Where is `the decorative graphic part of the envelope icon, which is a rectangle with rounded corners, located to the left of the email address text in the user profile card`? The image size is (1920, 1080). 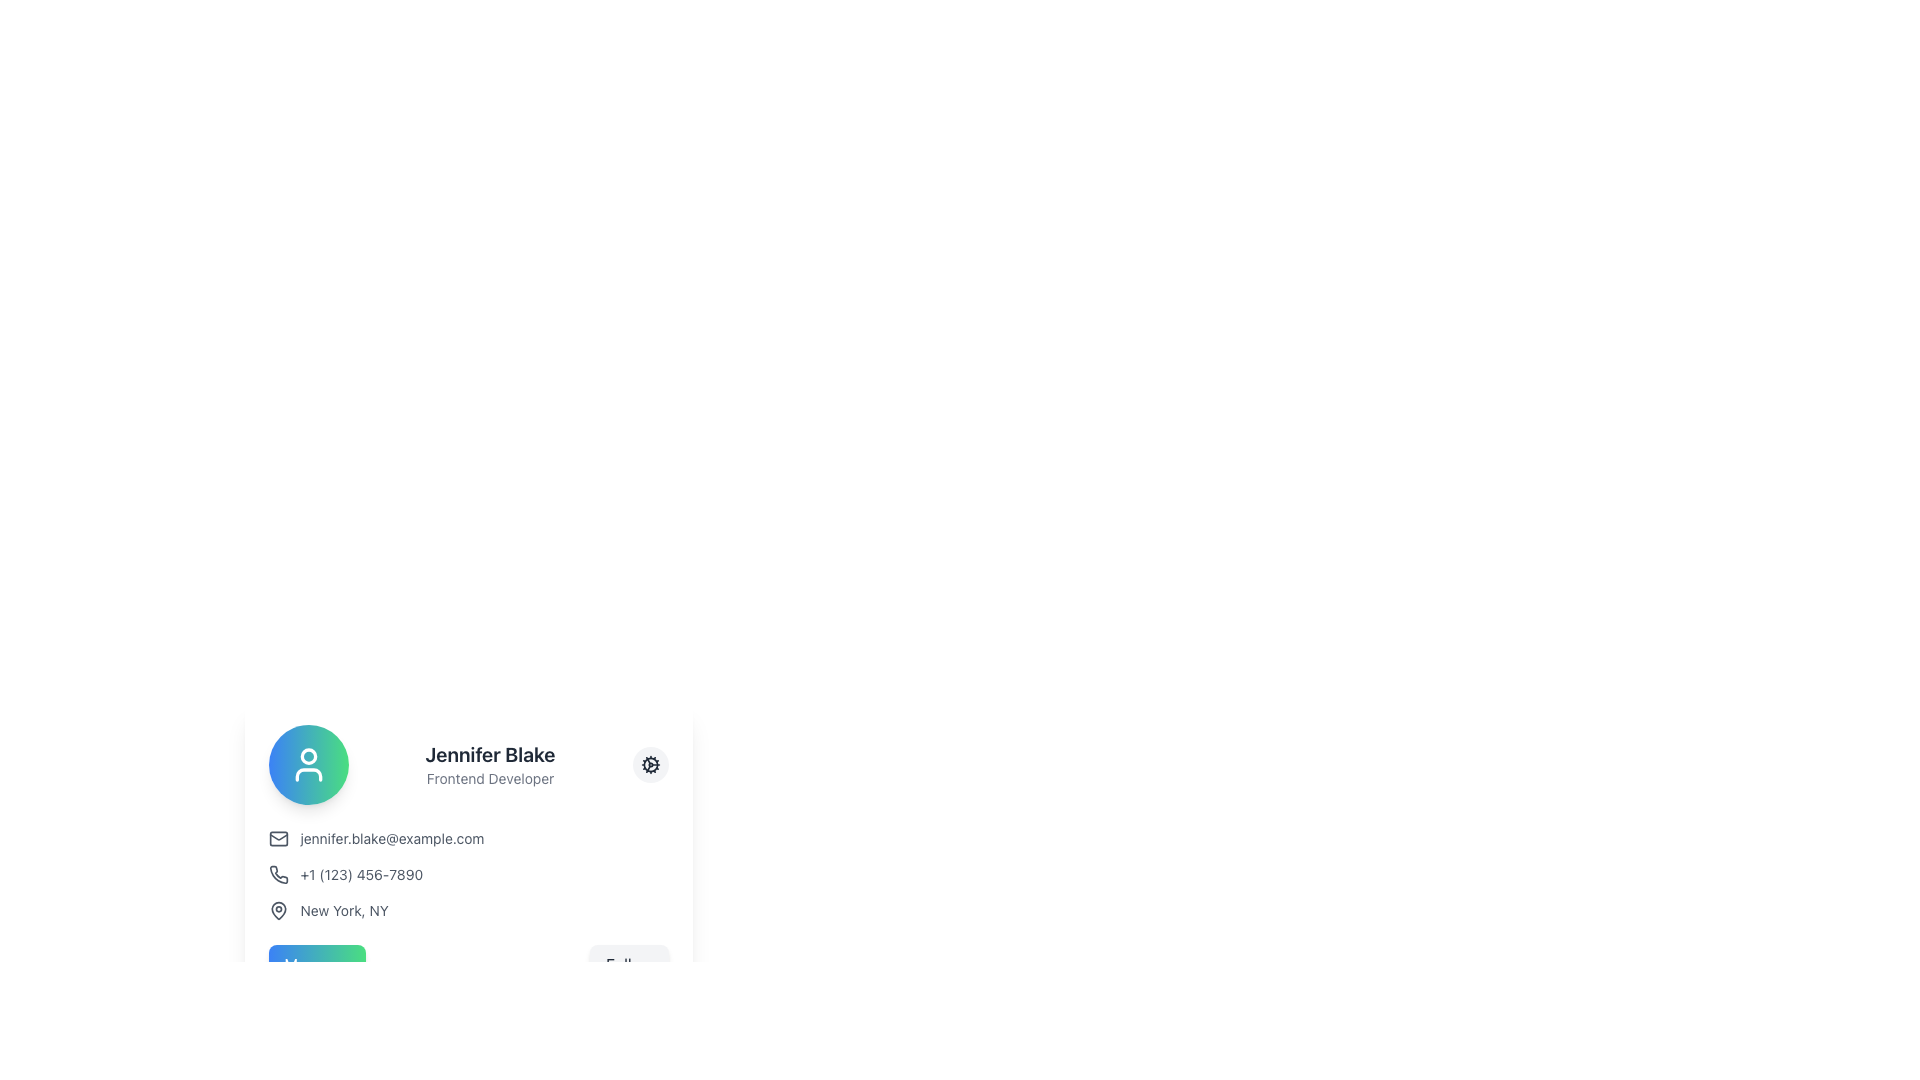 the decorative graphic part of the envelope icon, which is a rectangle with rounded corners, located to the left of the email address text in the user profile card is located at coordinates (277, 839).